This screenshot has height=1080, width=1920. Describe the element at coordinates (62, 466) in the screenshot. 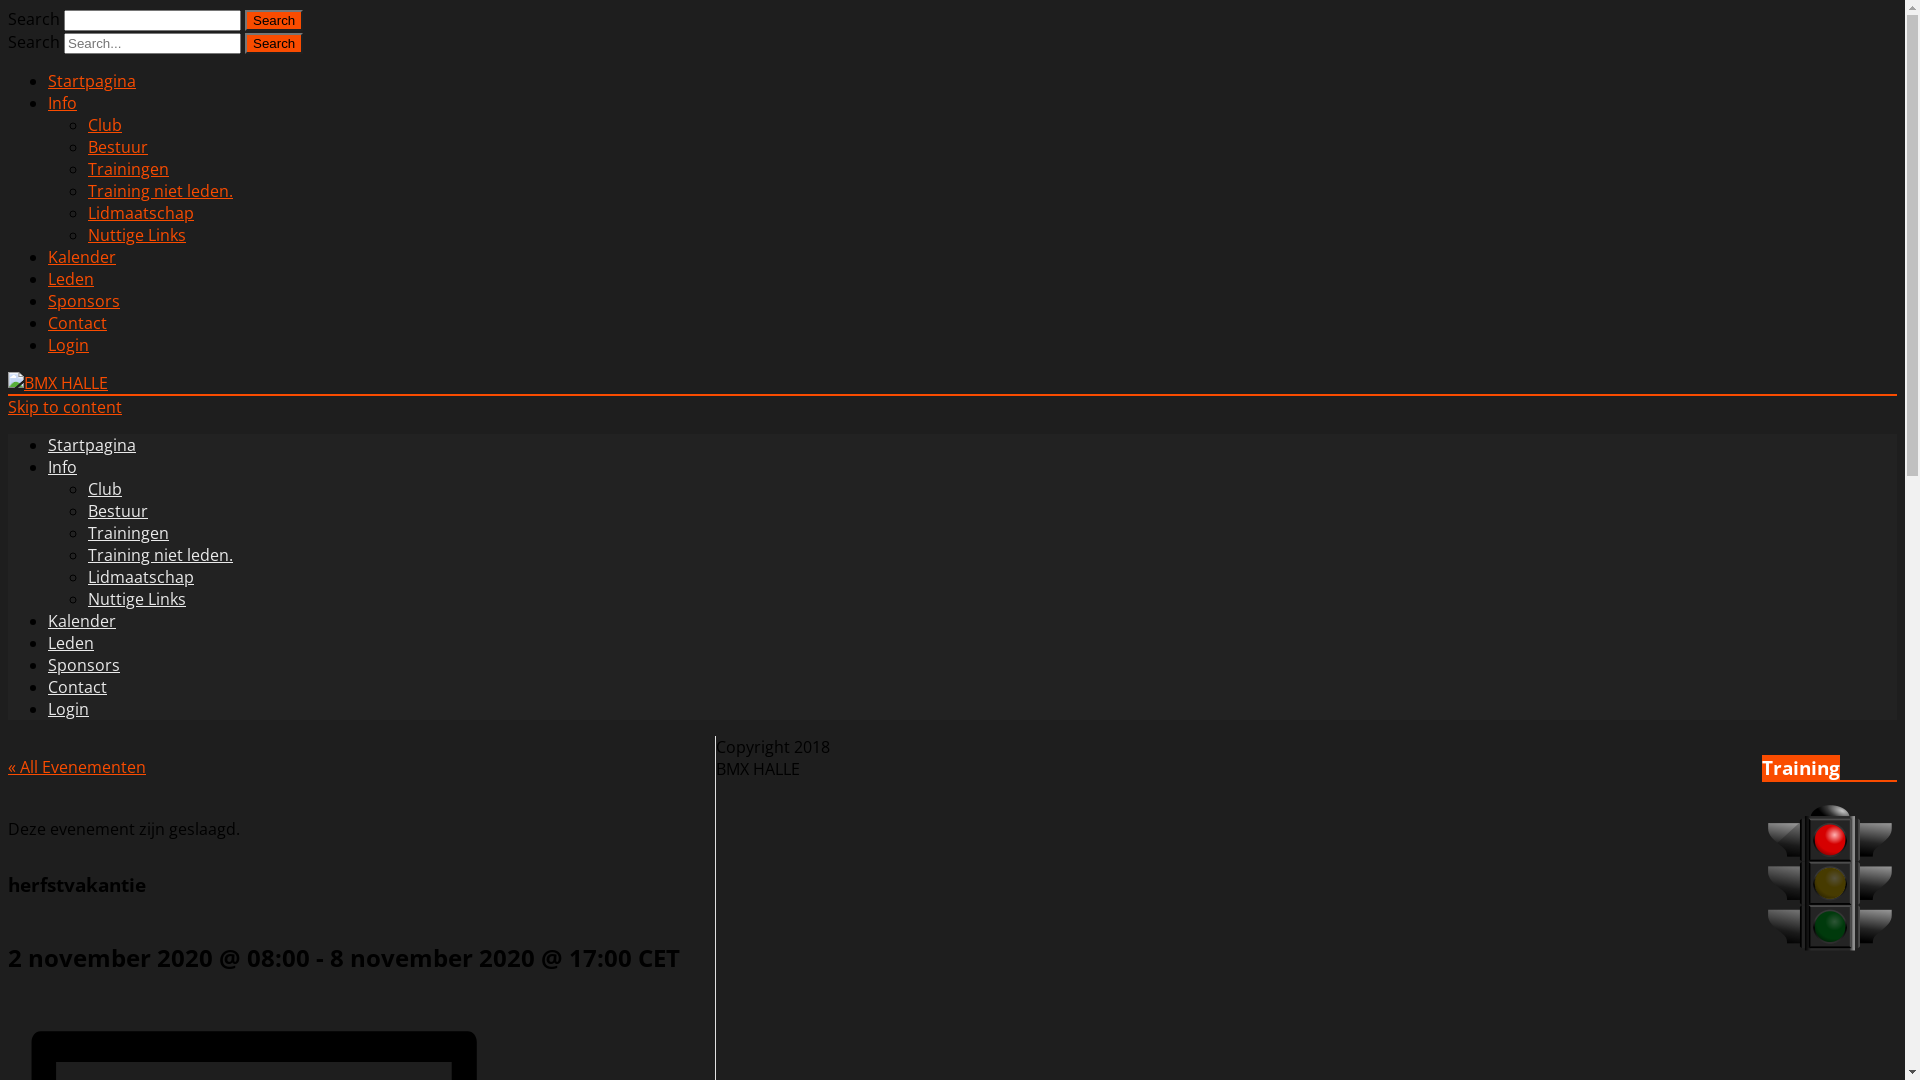

I see `'Info'` at that location.